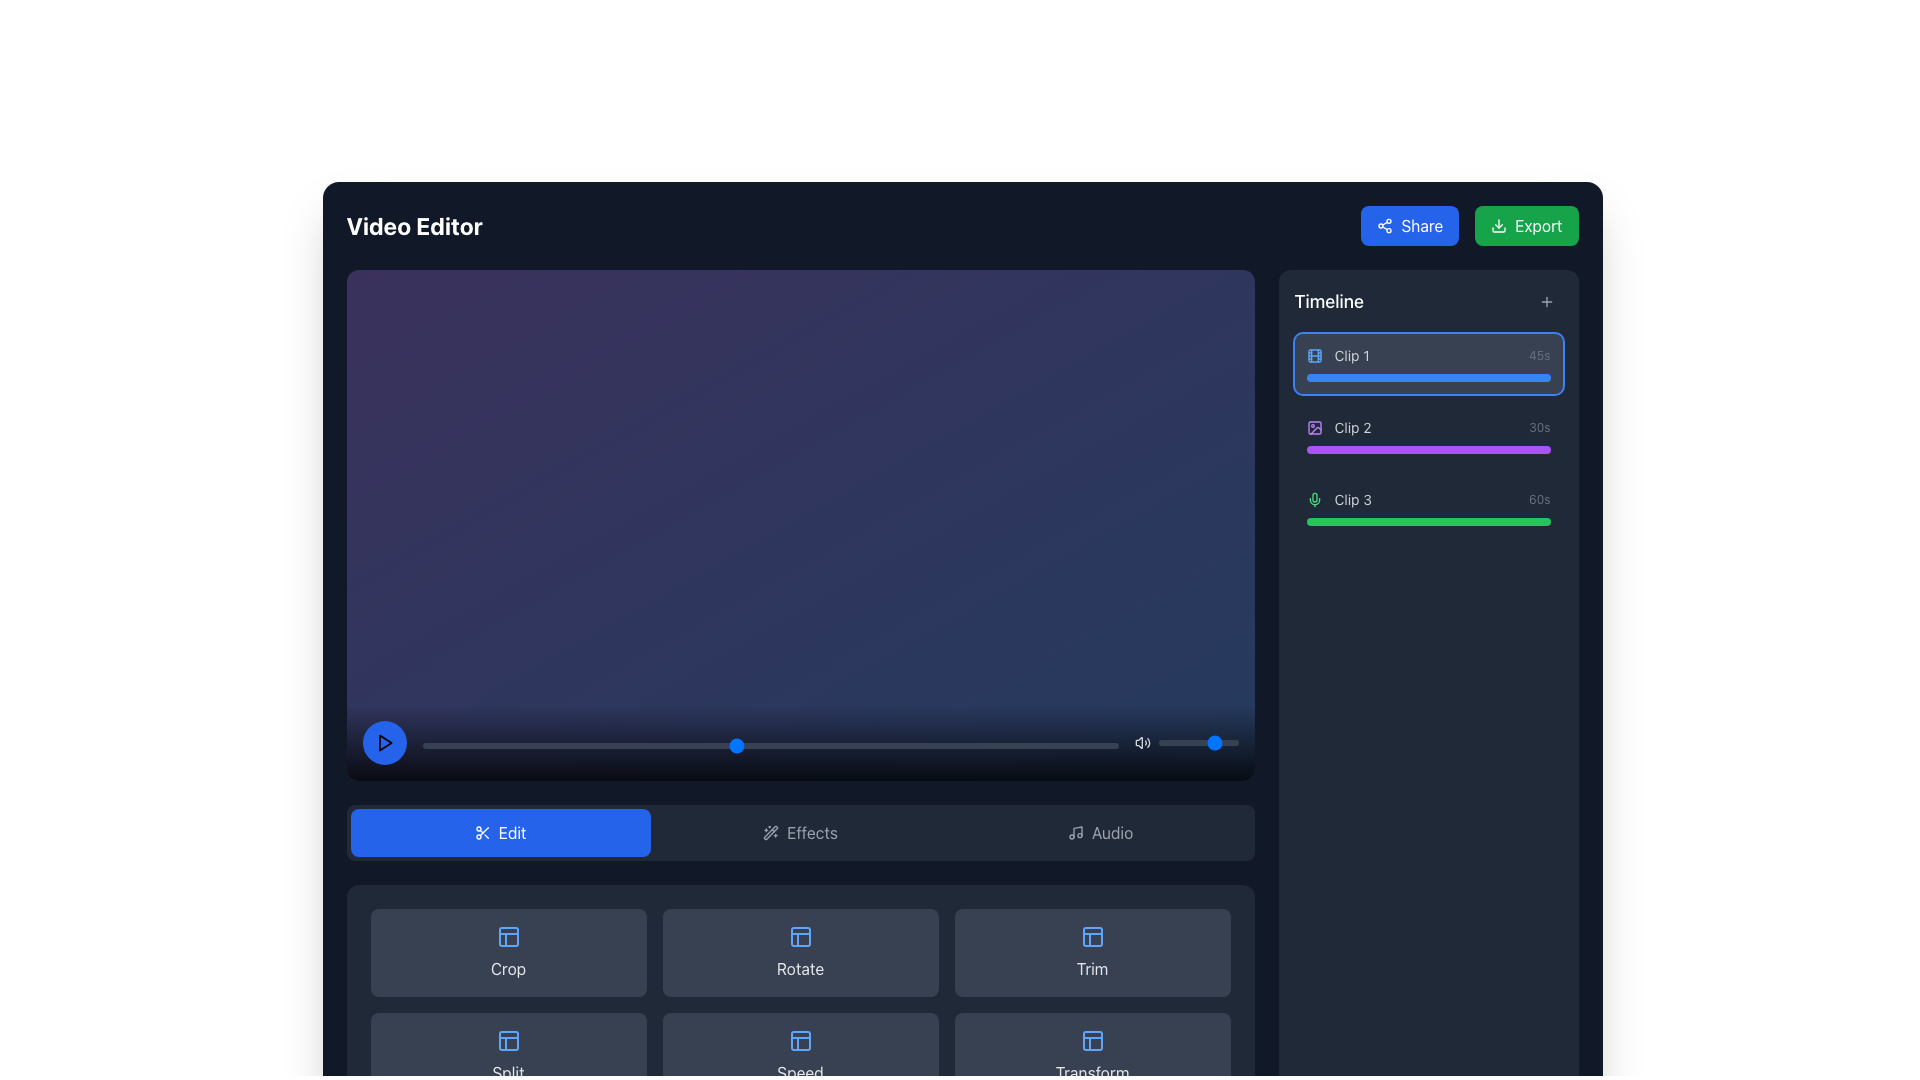  I want to click on the slider, so click(1166, 742).